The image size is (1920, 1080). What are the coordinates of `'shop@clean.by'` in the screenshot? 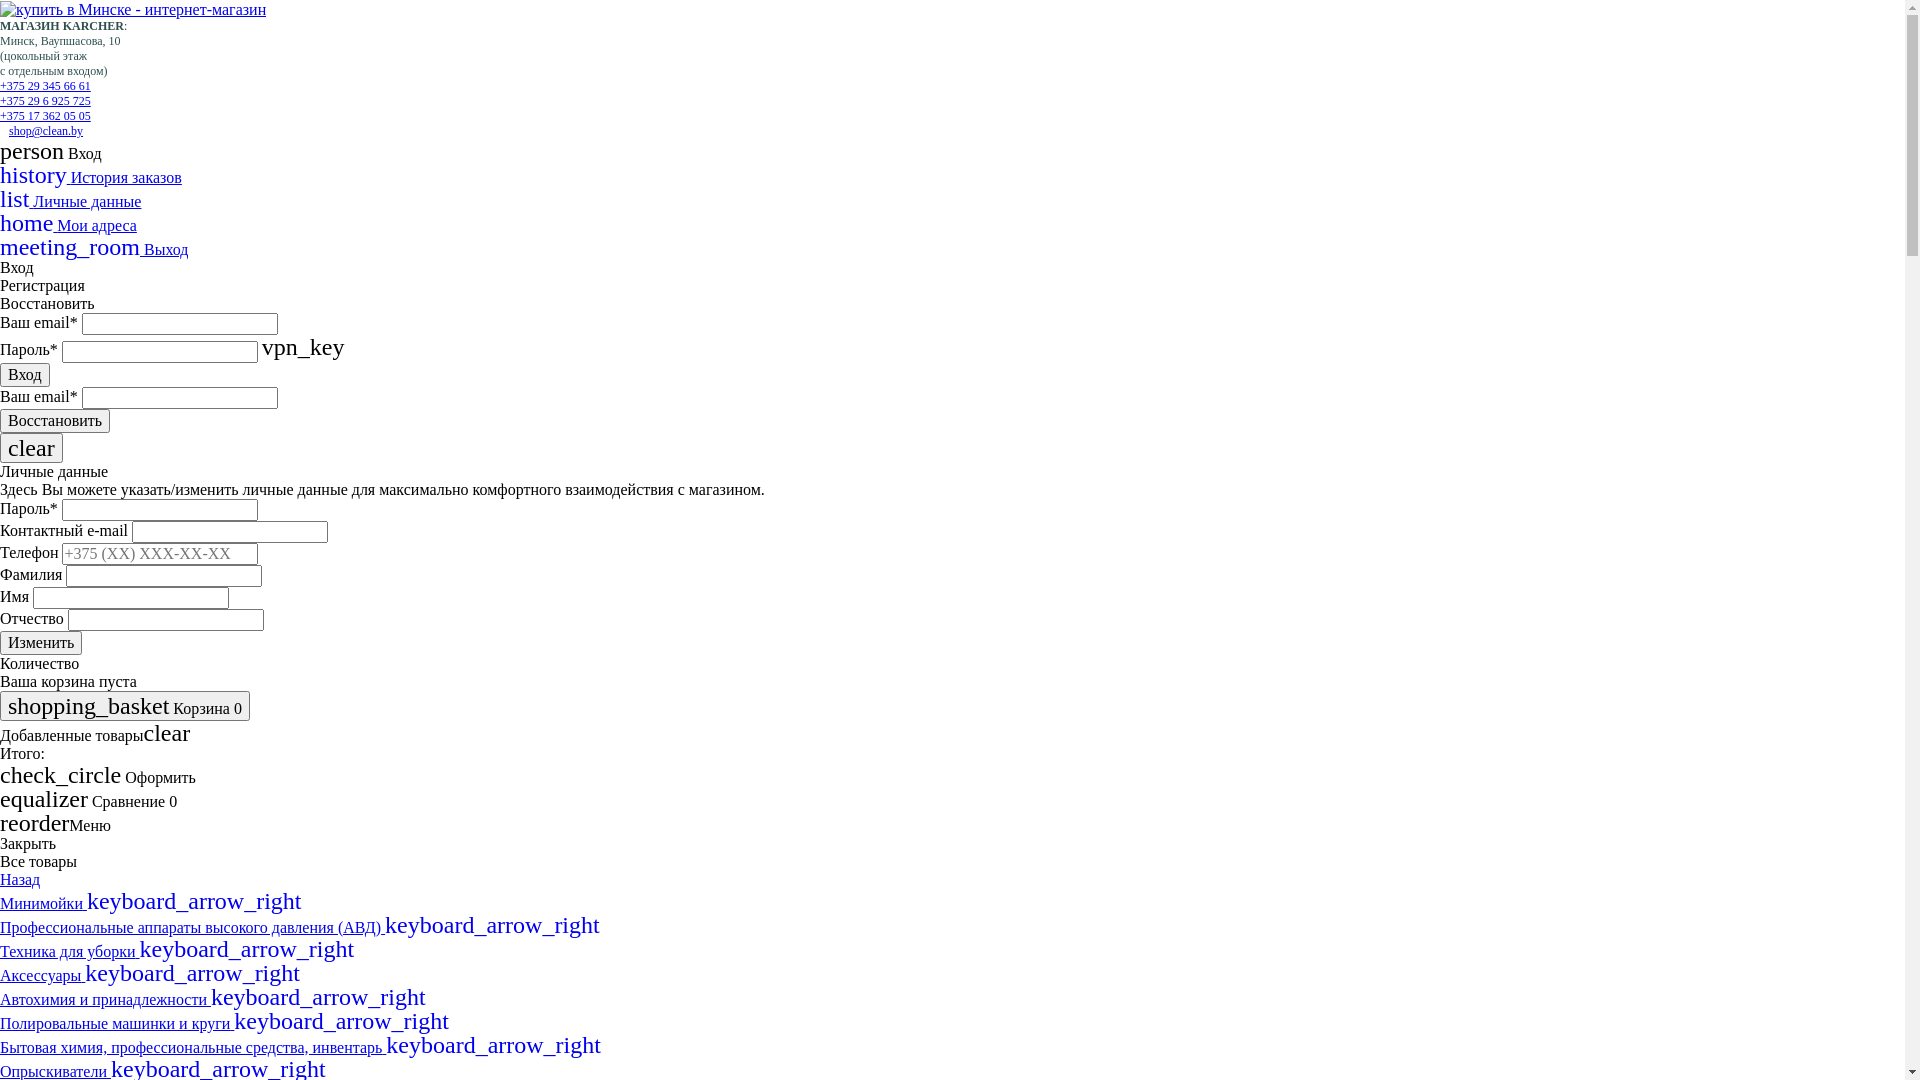 It's located at (46, 131).